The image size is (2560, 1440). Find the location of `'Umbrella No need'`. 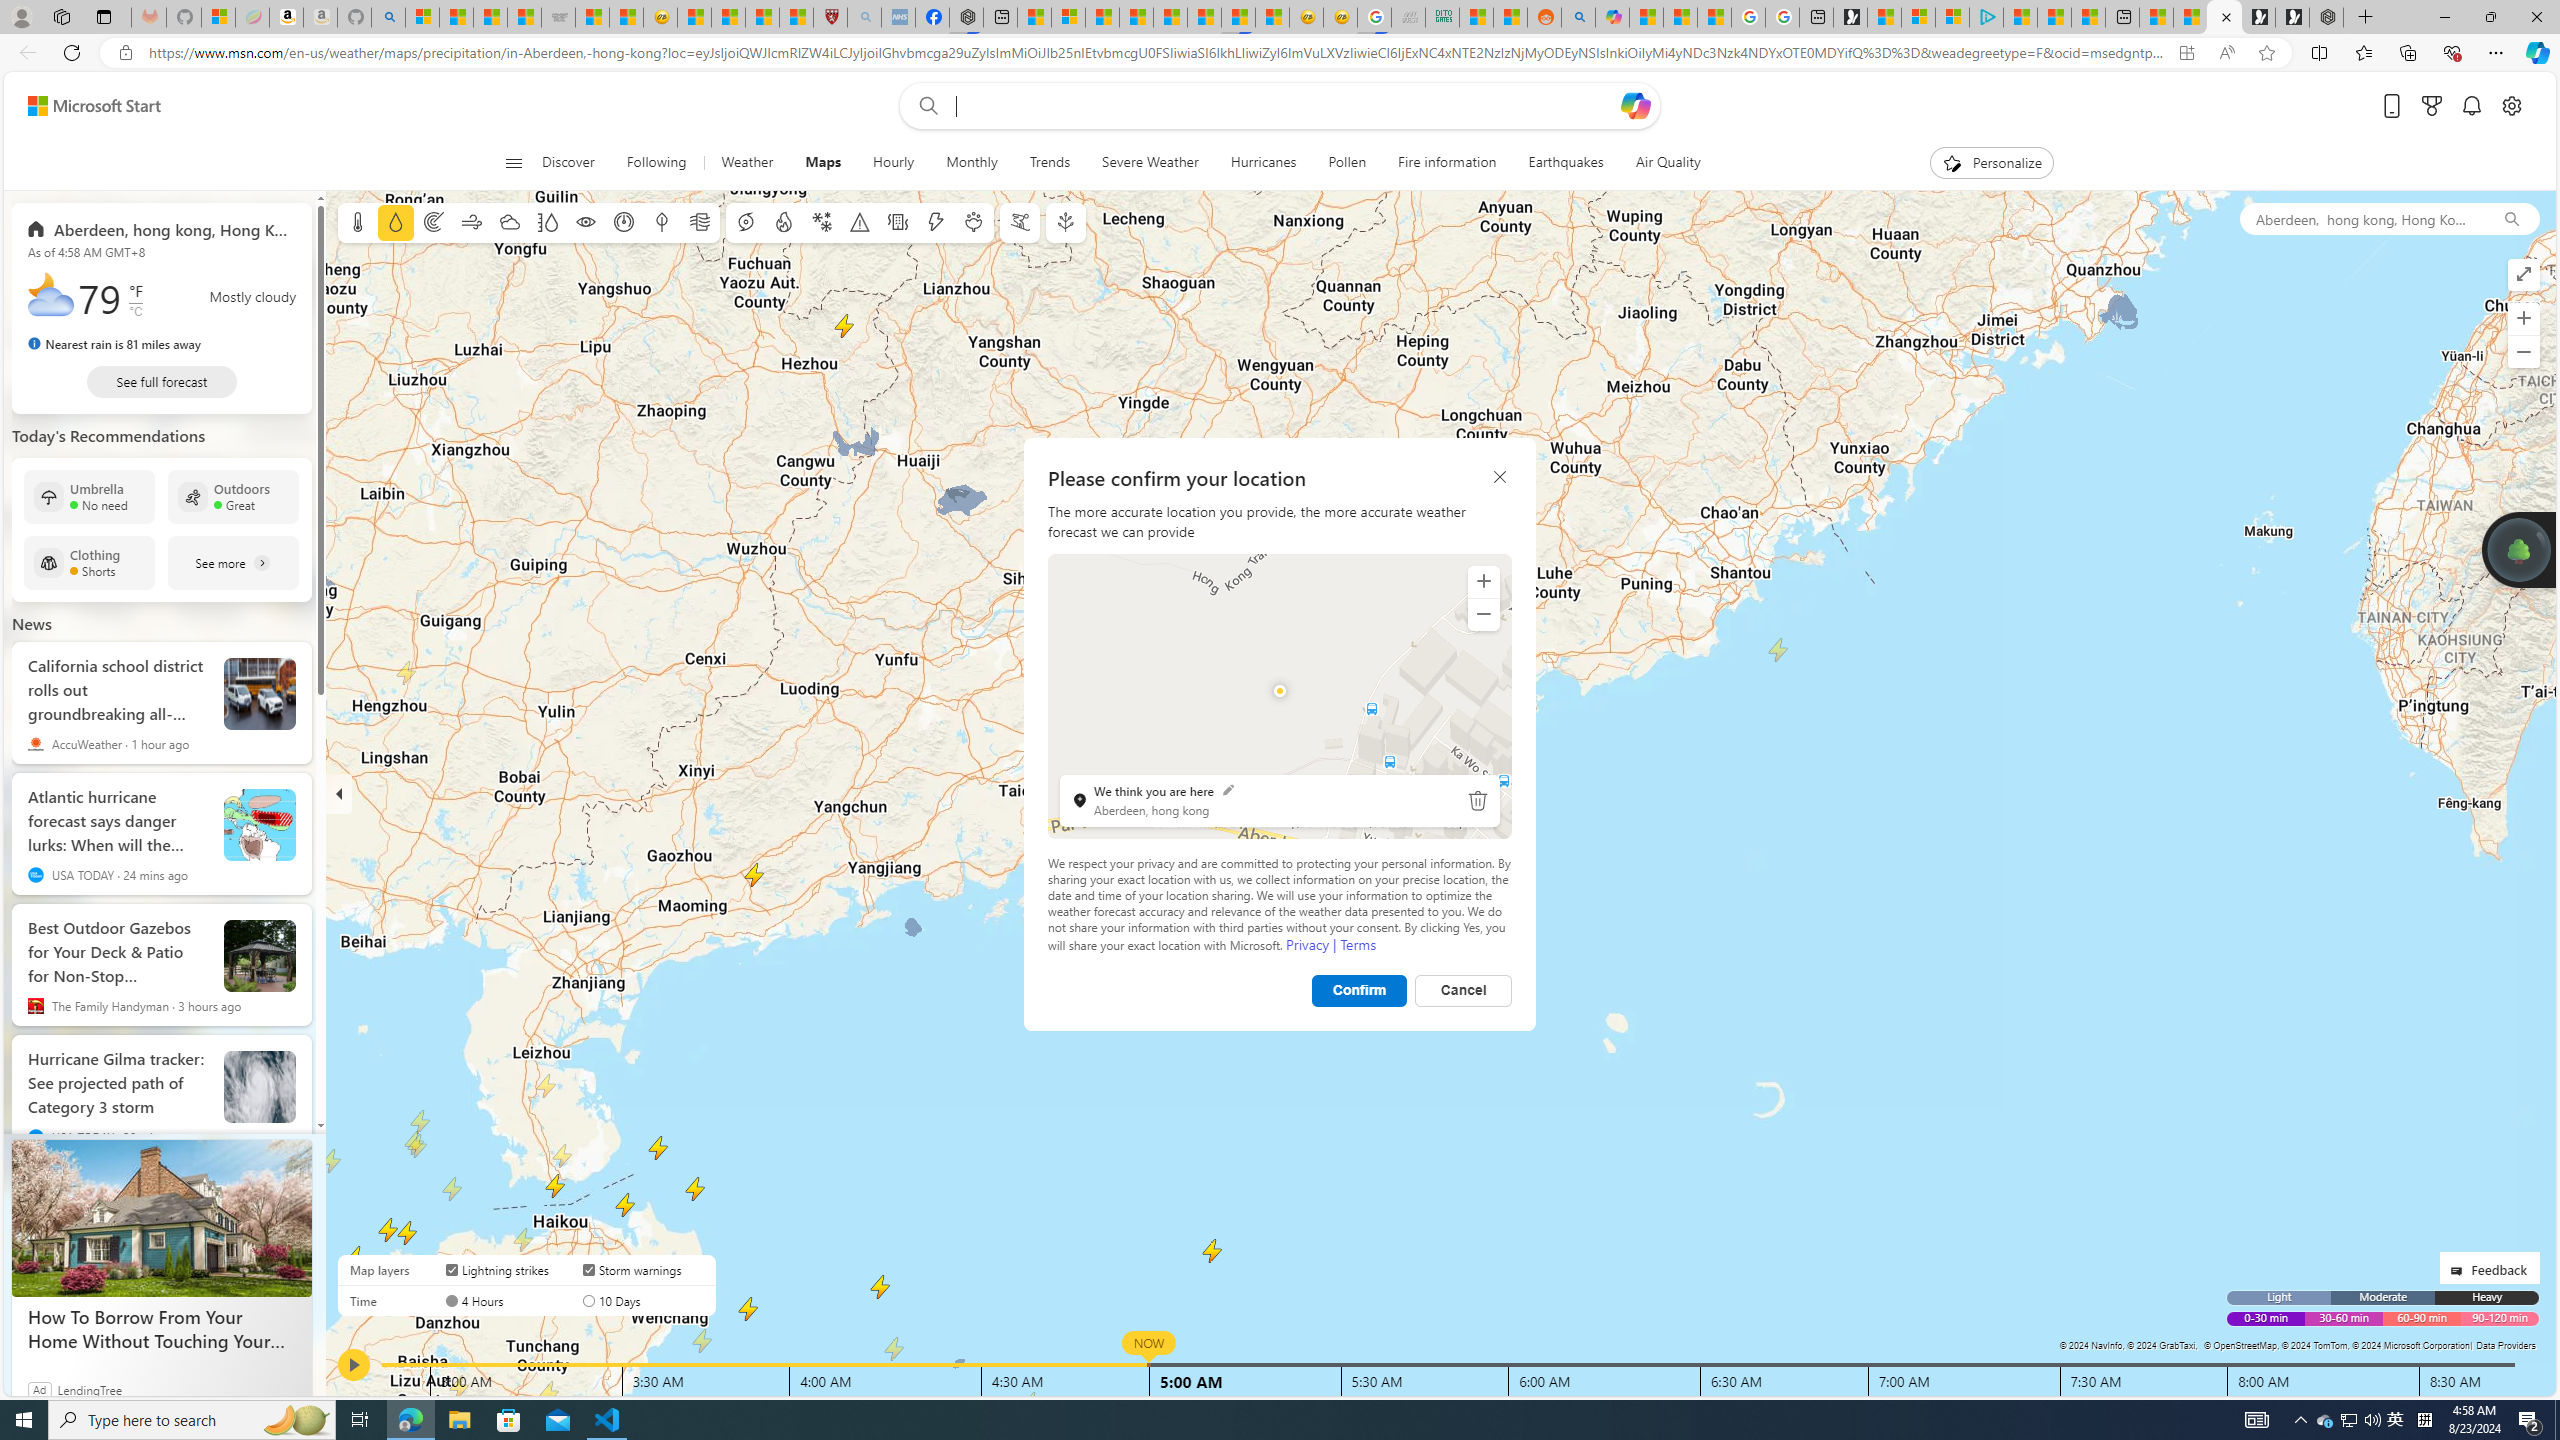

'Umbrella No need' is located at coordinates (89, 495).